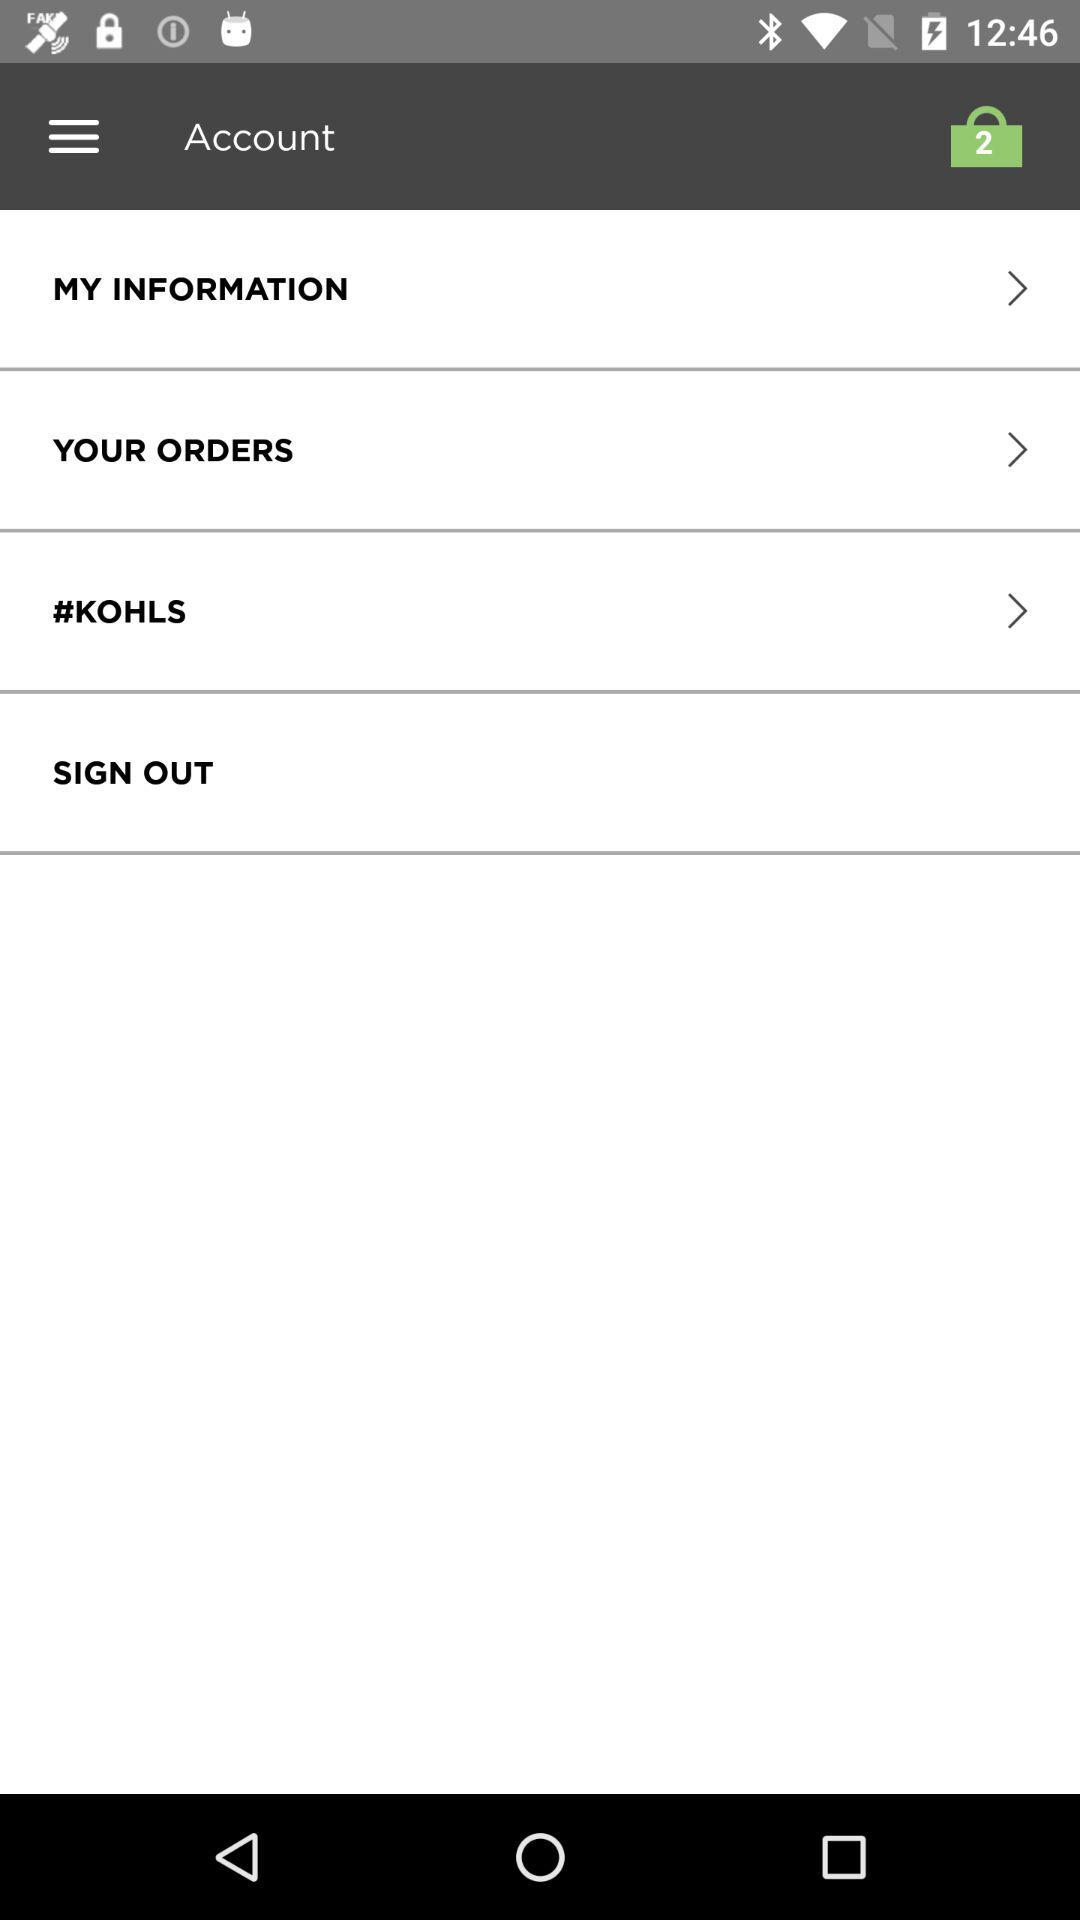 This screenshot has height=1920, width=1080. I want to click on the item above my information icon, so click(250, 135).